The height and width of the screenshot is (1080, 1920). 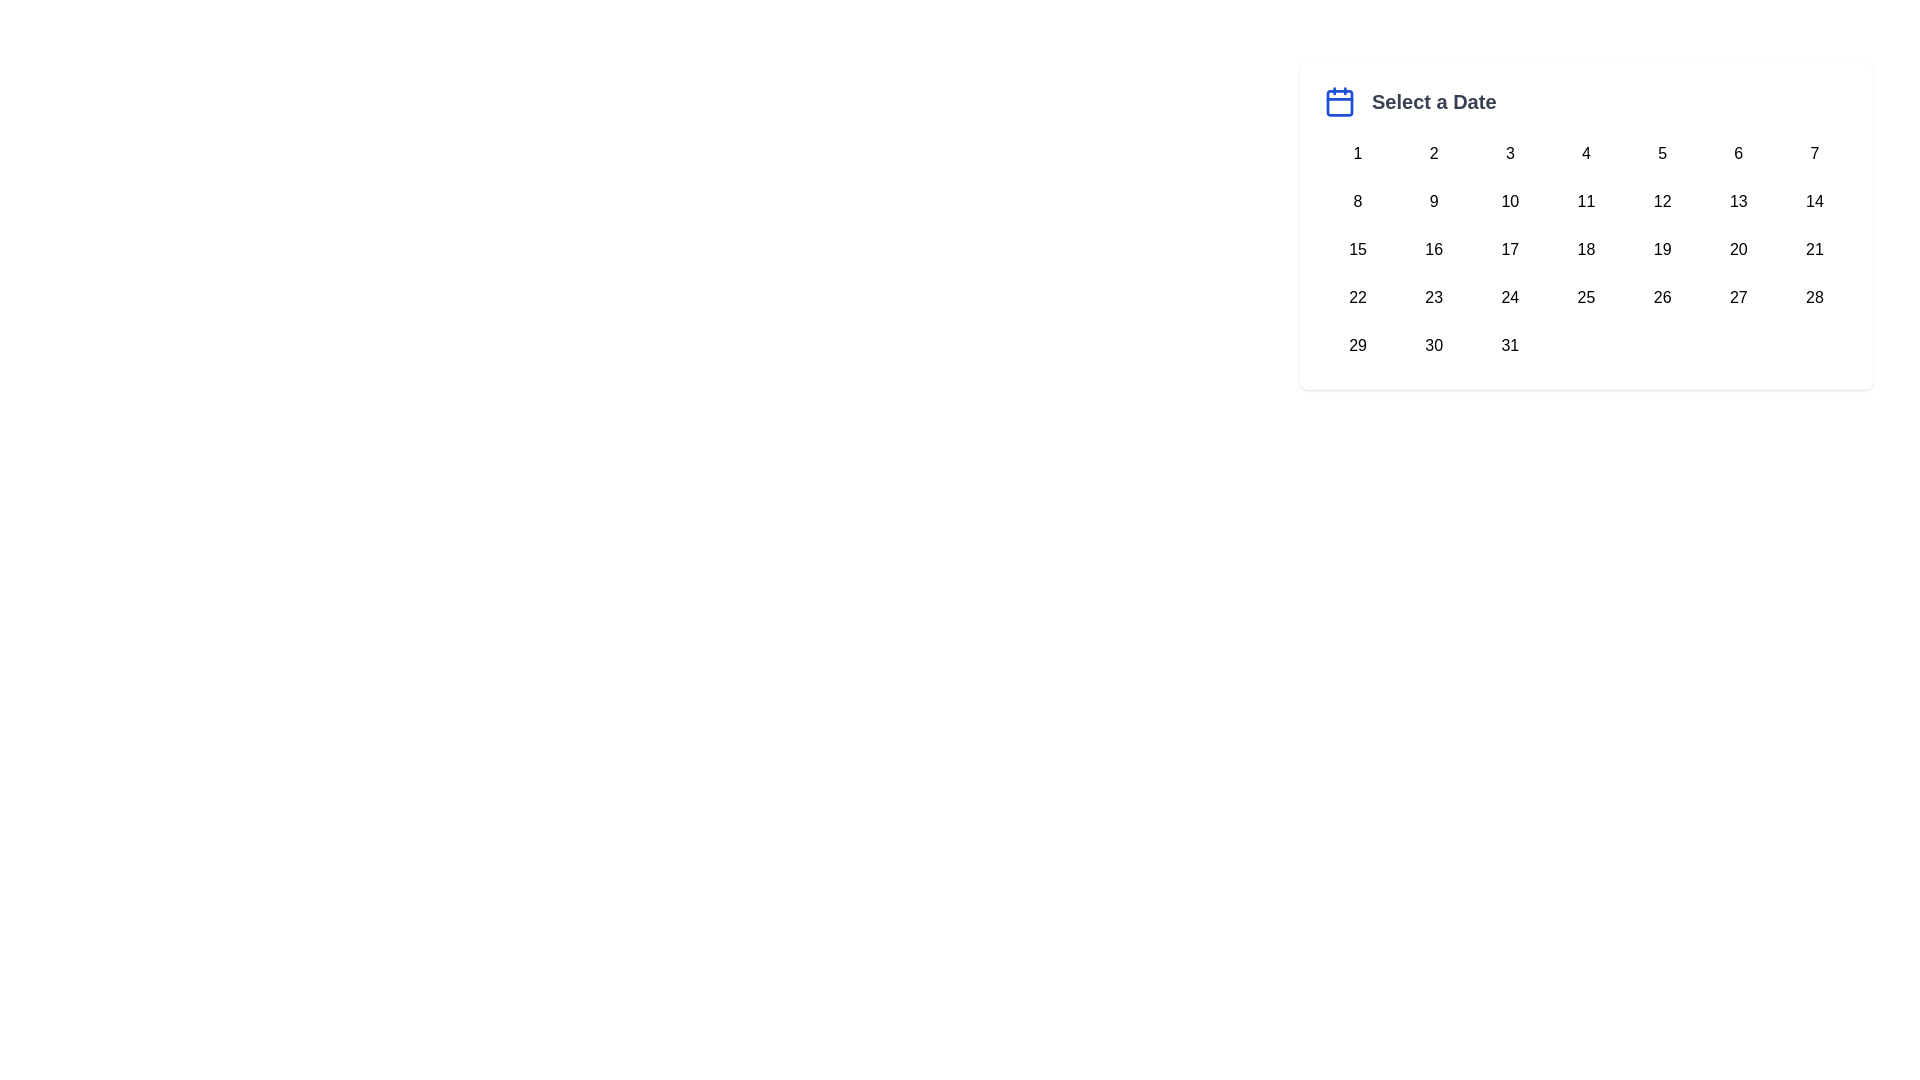 I want to click on the button representing the first day of the month in the calendar widget, so click(x=1358, y=153).